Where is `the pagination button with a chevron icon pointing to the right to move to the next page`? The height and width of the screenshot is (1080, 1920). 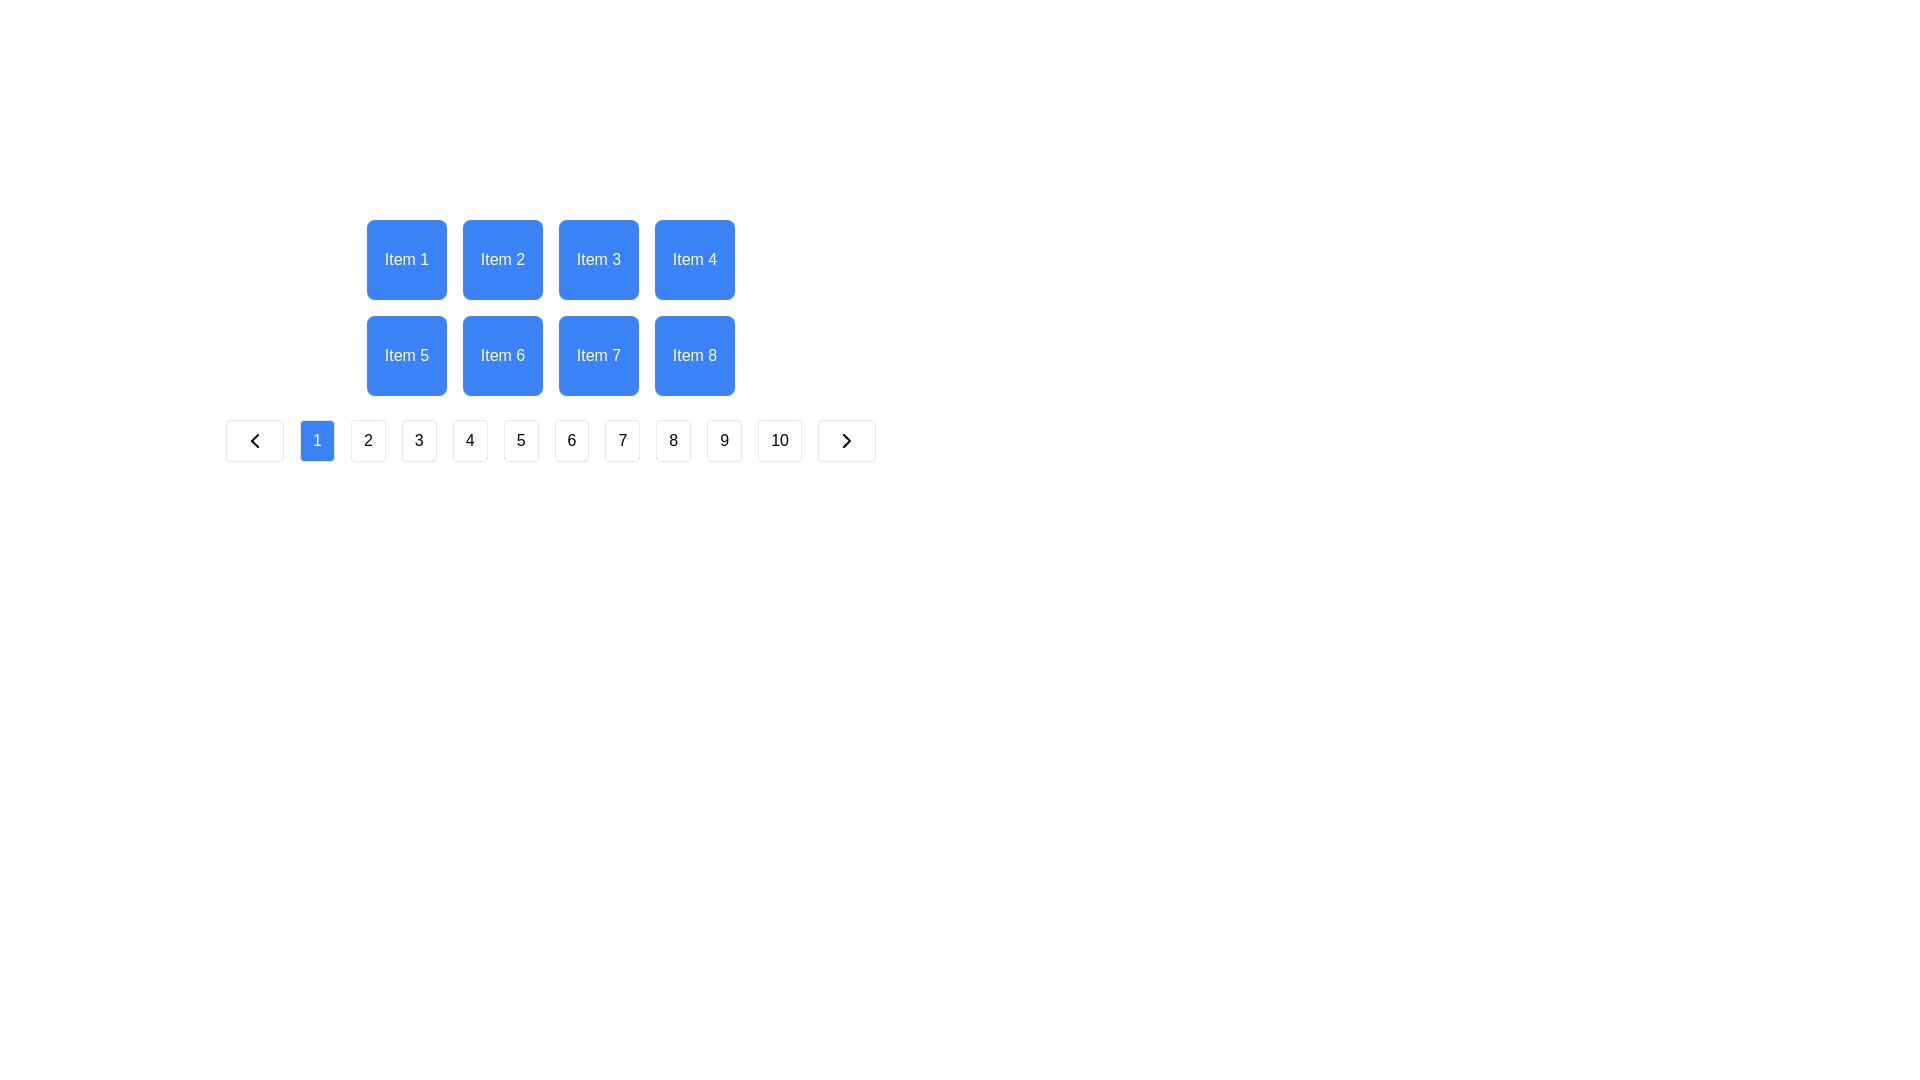
the pagination button with a chevron icon pointing to the right to move to the next page is located at coordinates (846, 439).